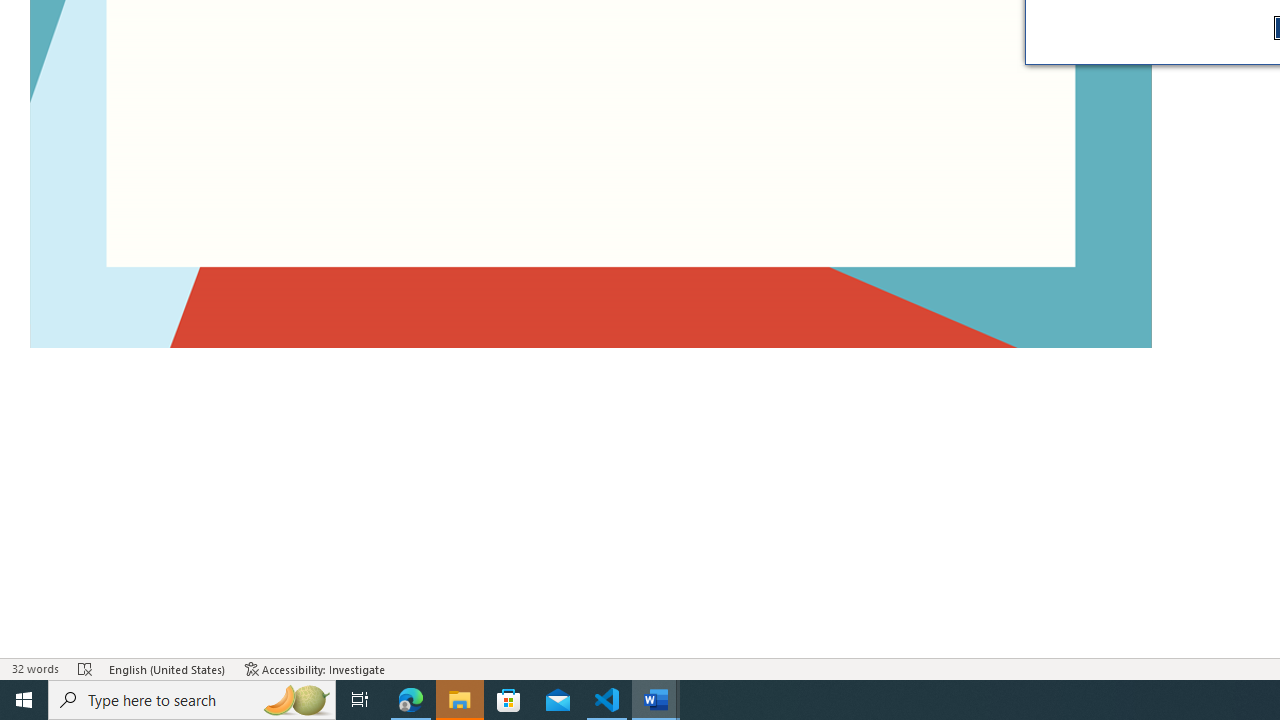 This screenshot has width=1280, height=720. Describe the element at coordinates (606, 698) in the screenshot. I see `'Visual Studio Code - 1 running window'` at that location.